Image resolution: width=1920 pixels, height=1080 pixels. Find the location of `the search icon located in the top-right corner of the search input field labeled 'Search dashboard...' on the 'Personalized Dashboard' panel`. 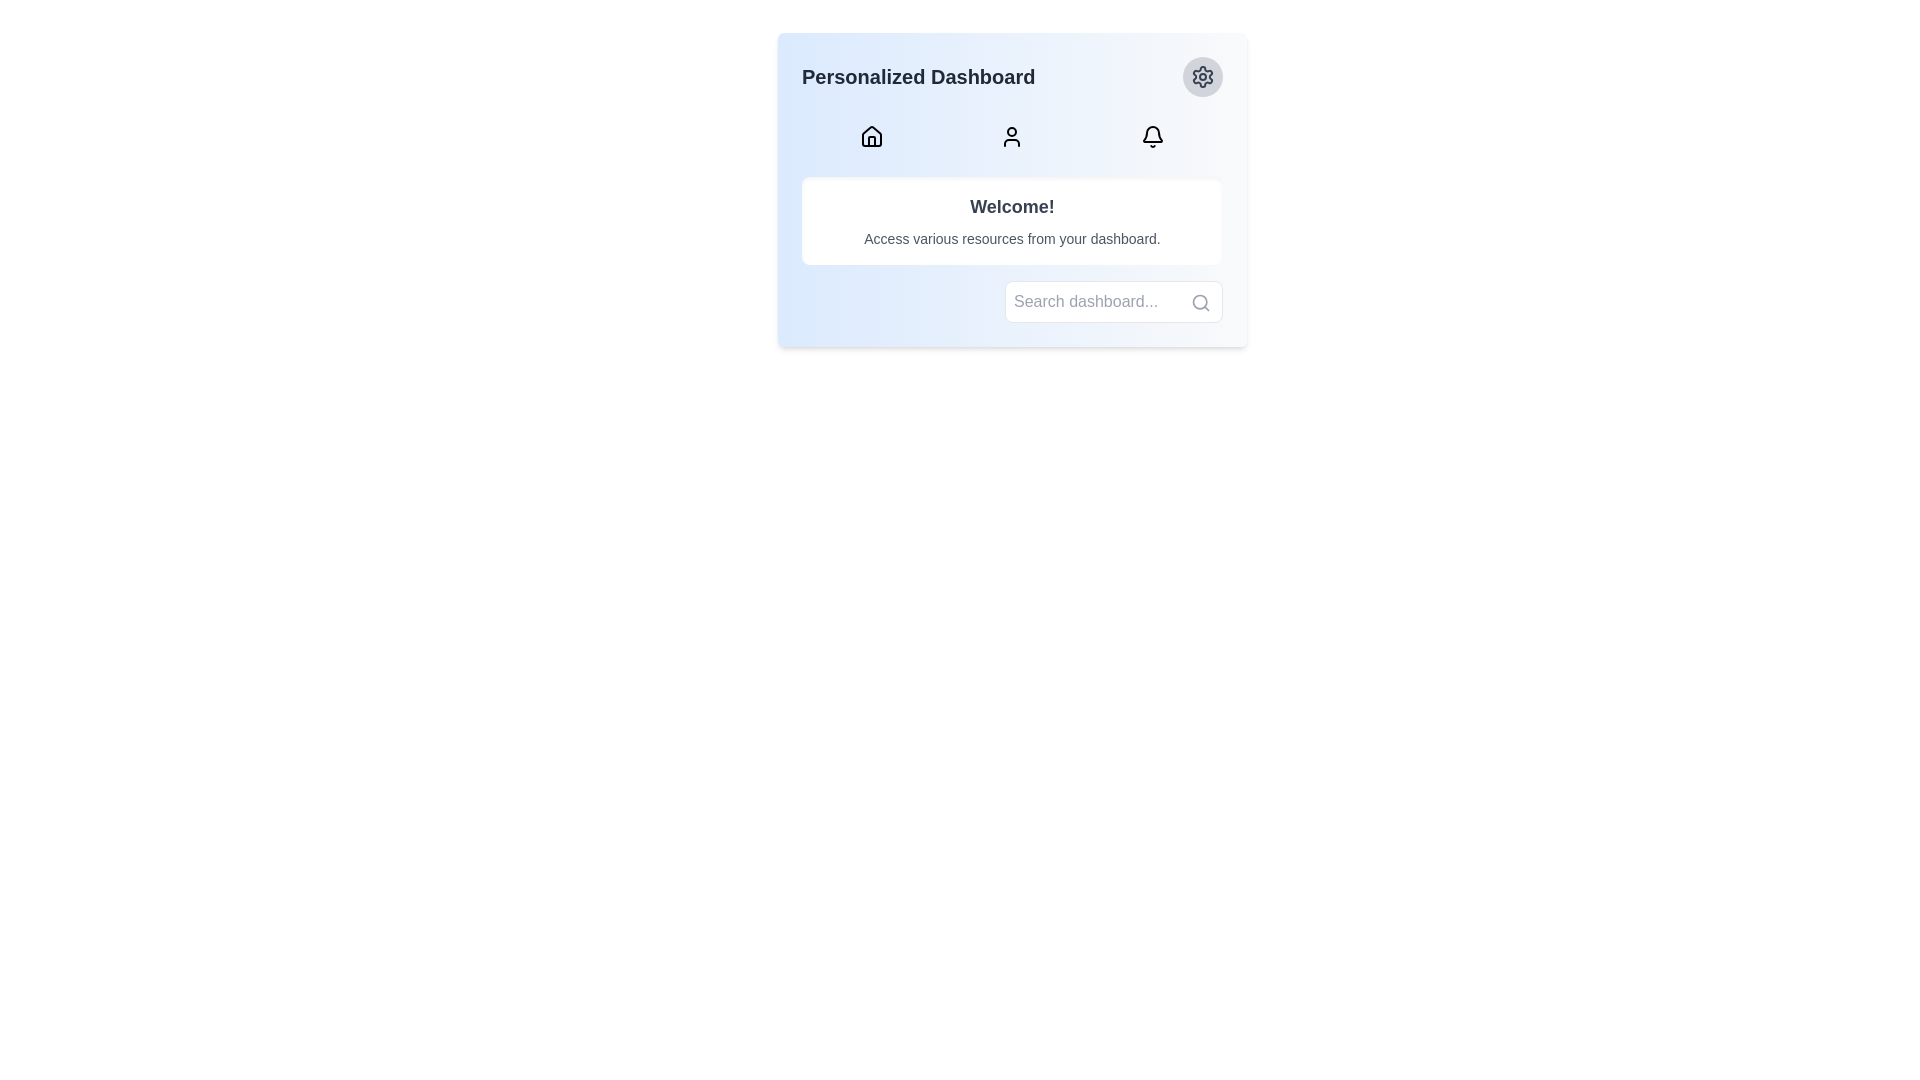

the search icon located in the top-right corner of the search input field labeled 'Search dashboard...' on the 'Personalized Dashboard' panel is located at coordinates (1200, 303).